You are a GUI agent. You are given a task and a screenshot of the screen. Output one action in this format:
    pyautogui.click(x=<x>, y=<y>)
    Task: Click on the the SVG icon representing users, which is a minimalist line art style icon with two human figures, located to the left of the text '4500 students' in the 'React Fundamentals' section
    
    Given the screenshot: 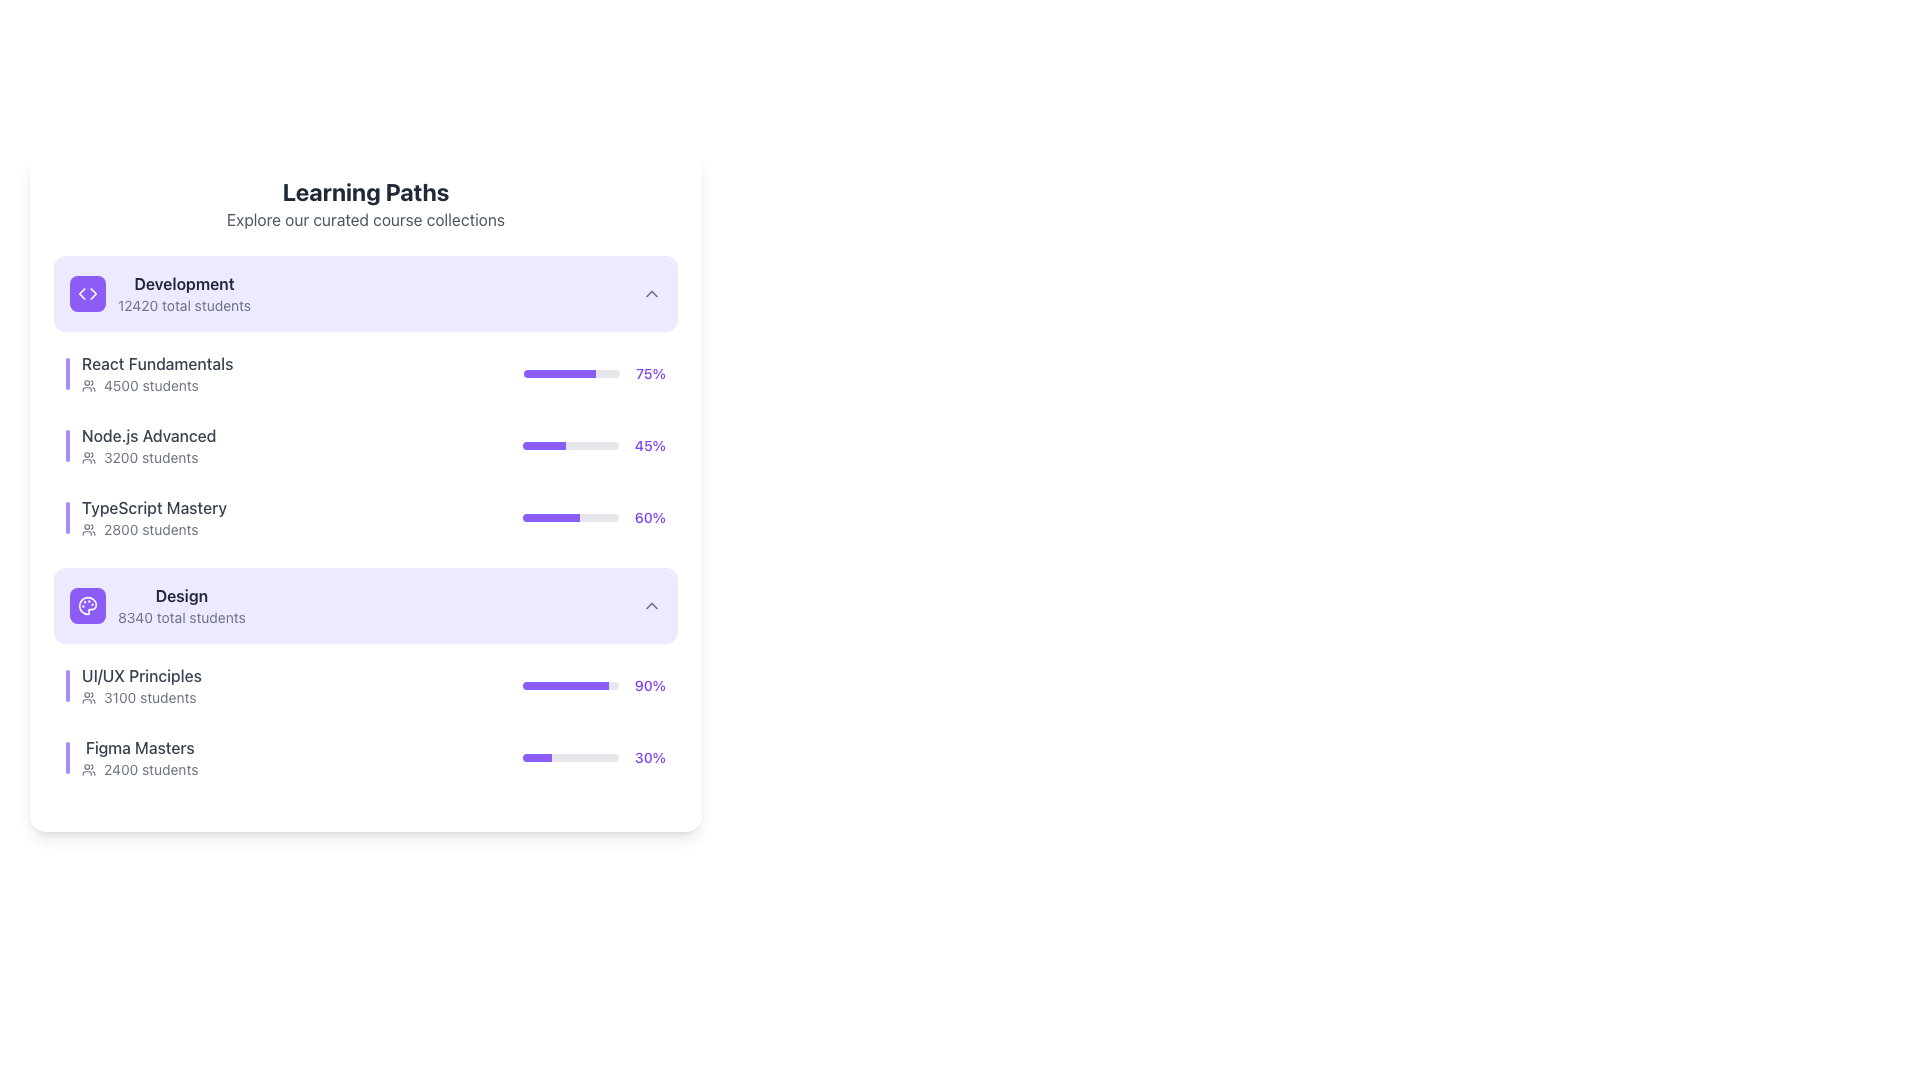 What is the action you would take?
    pyautogui.click(x=88, y=385)
    